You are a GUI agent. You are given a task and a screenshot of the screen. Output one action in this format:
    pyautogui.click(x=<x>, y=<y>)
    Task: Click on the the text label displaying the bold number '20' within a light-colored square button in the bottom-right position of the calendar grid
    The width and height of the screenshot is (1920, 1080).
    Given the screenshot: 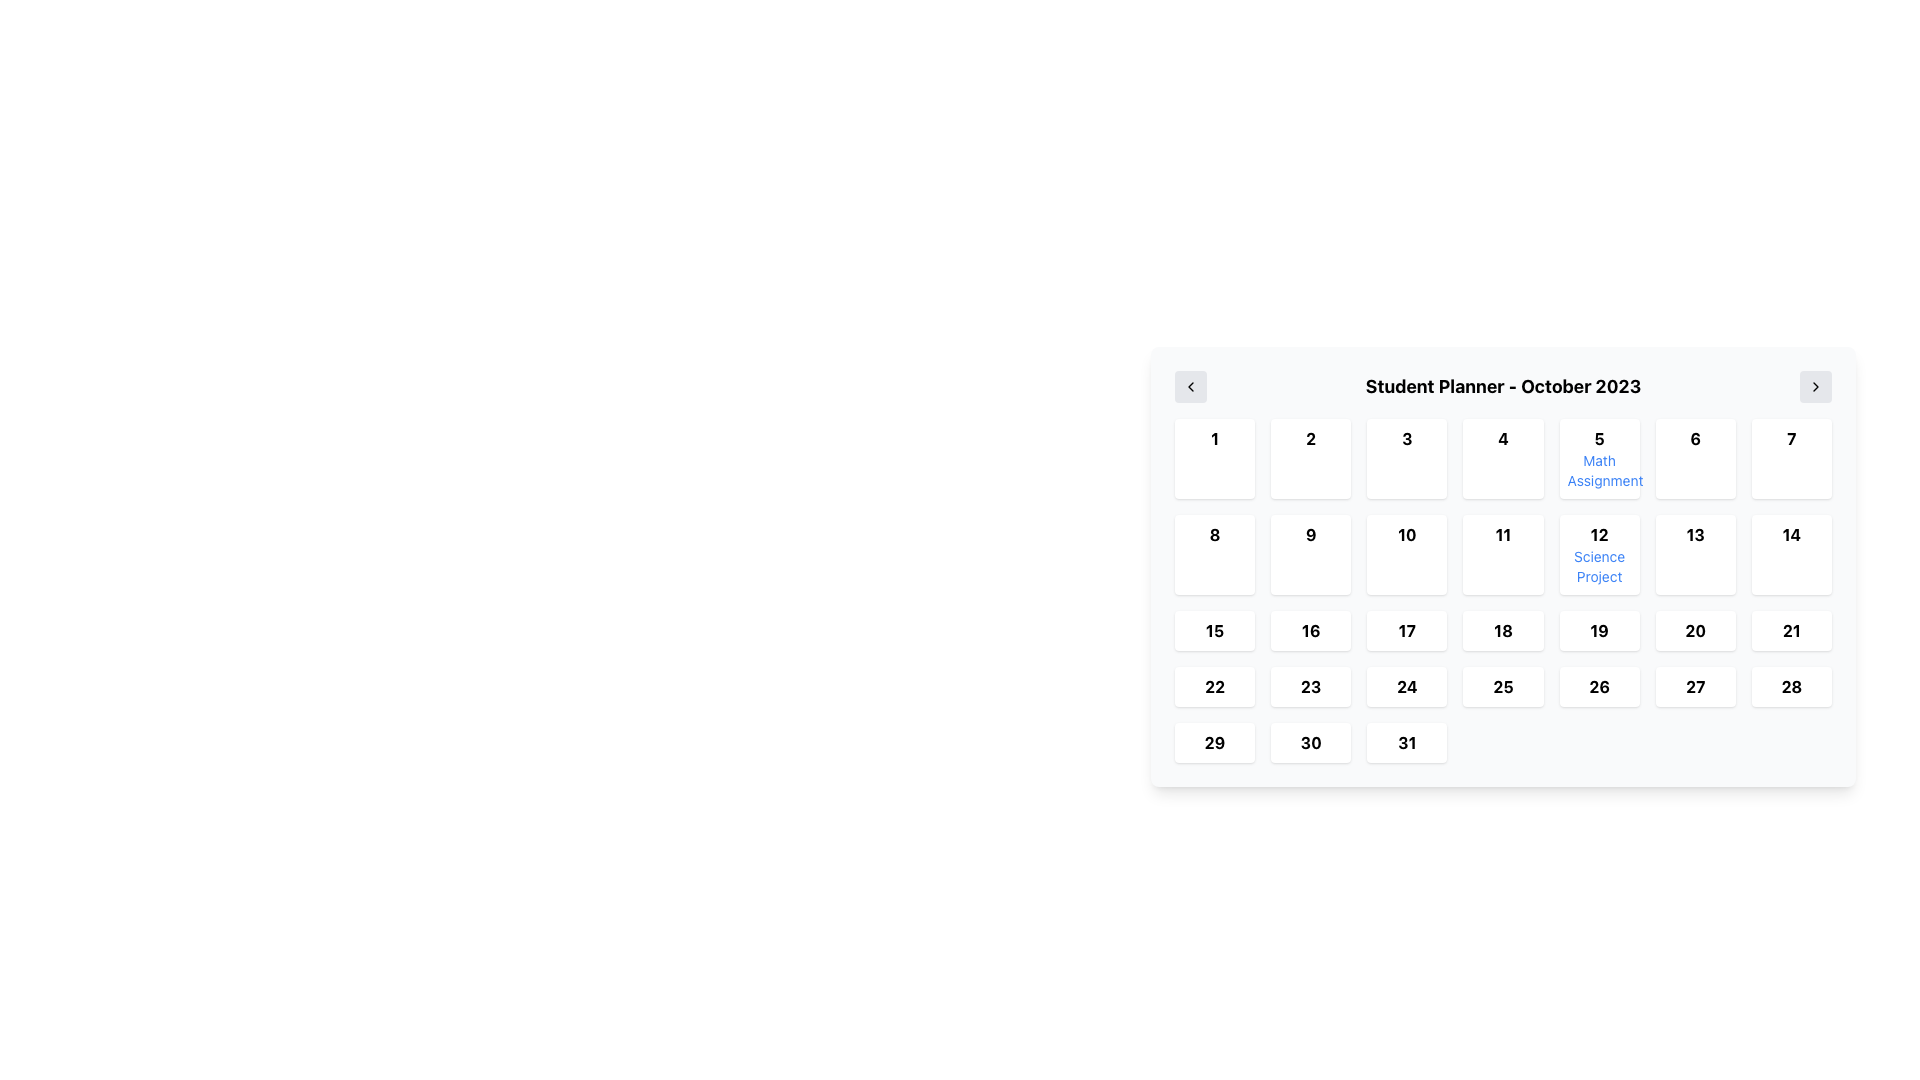 What is the action you would take?
    pyautogui.click(x=1694, y=631)
    